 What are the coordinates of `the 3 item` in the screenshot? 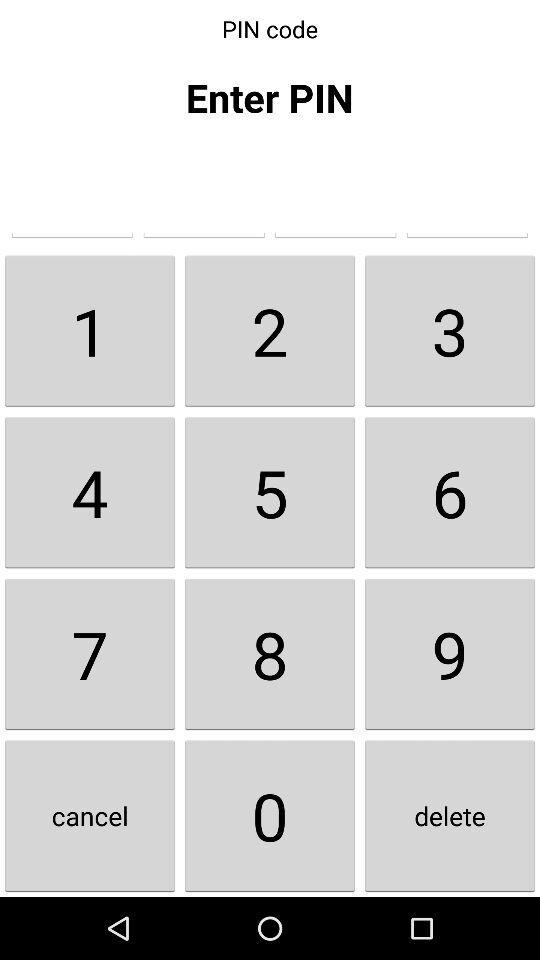 It's located at (449, 330).